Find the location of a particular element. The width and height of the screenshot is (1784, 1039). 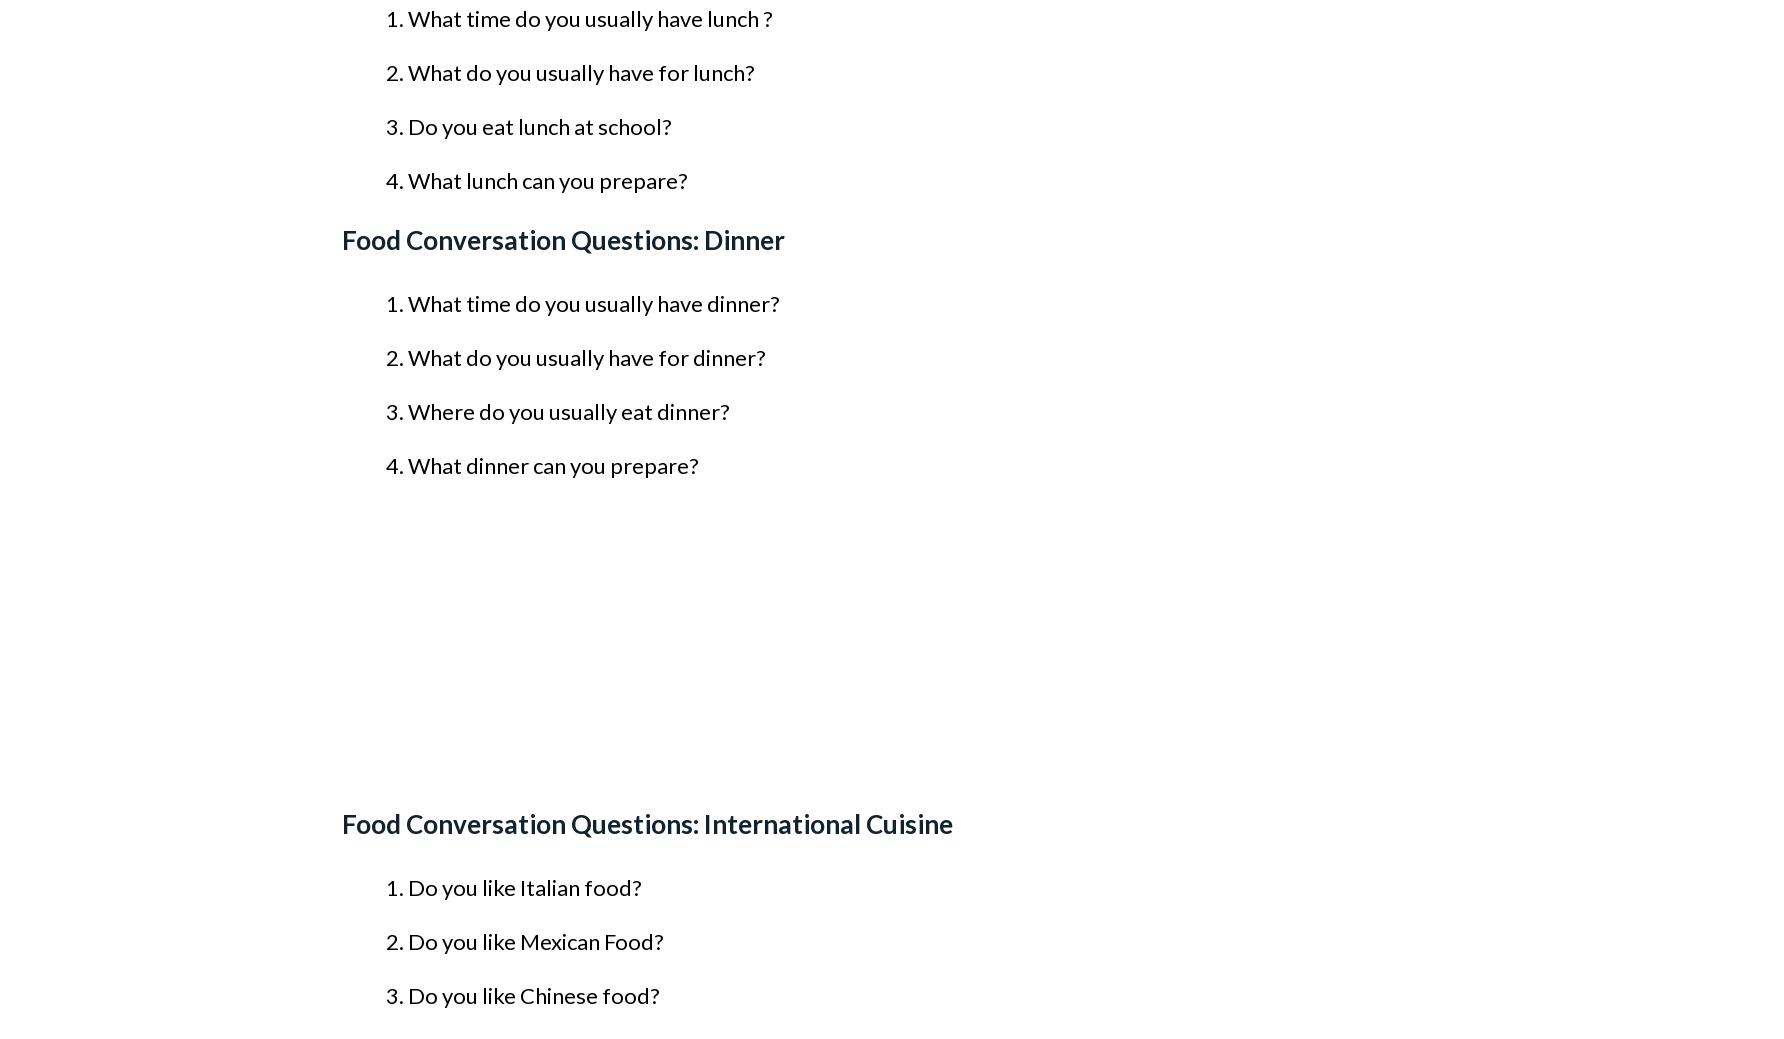

'What dinner can you prepare?' is located at coordinates (407, 464).